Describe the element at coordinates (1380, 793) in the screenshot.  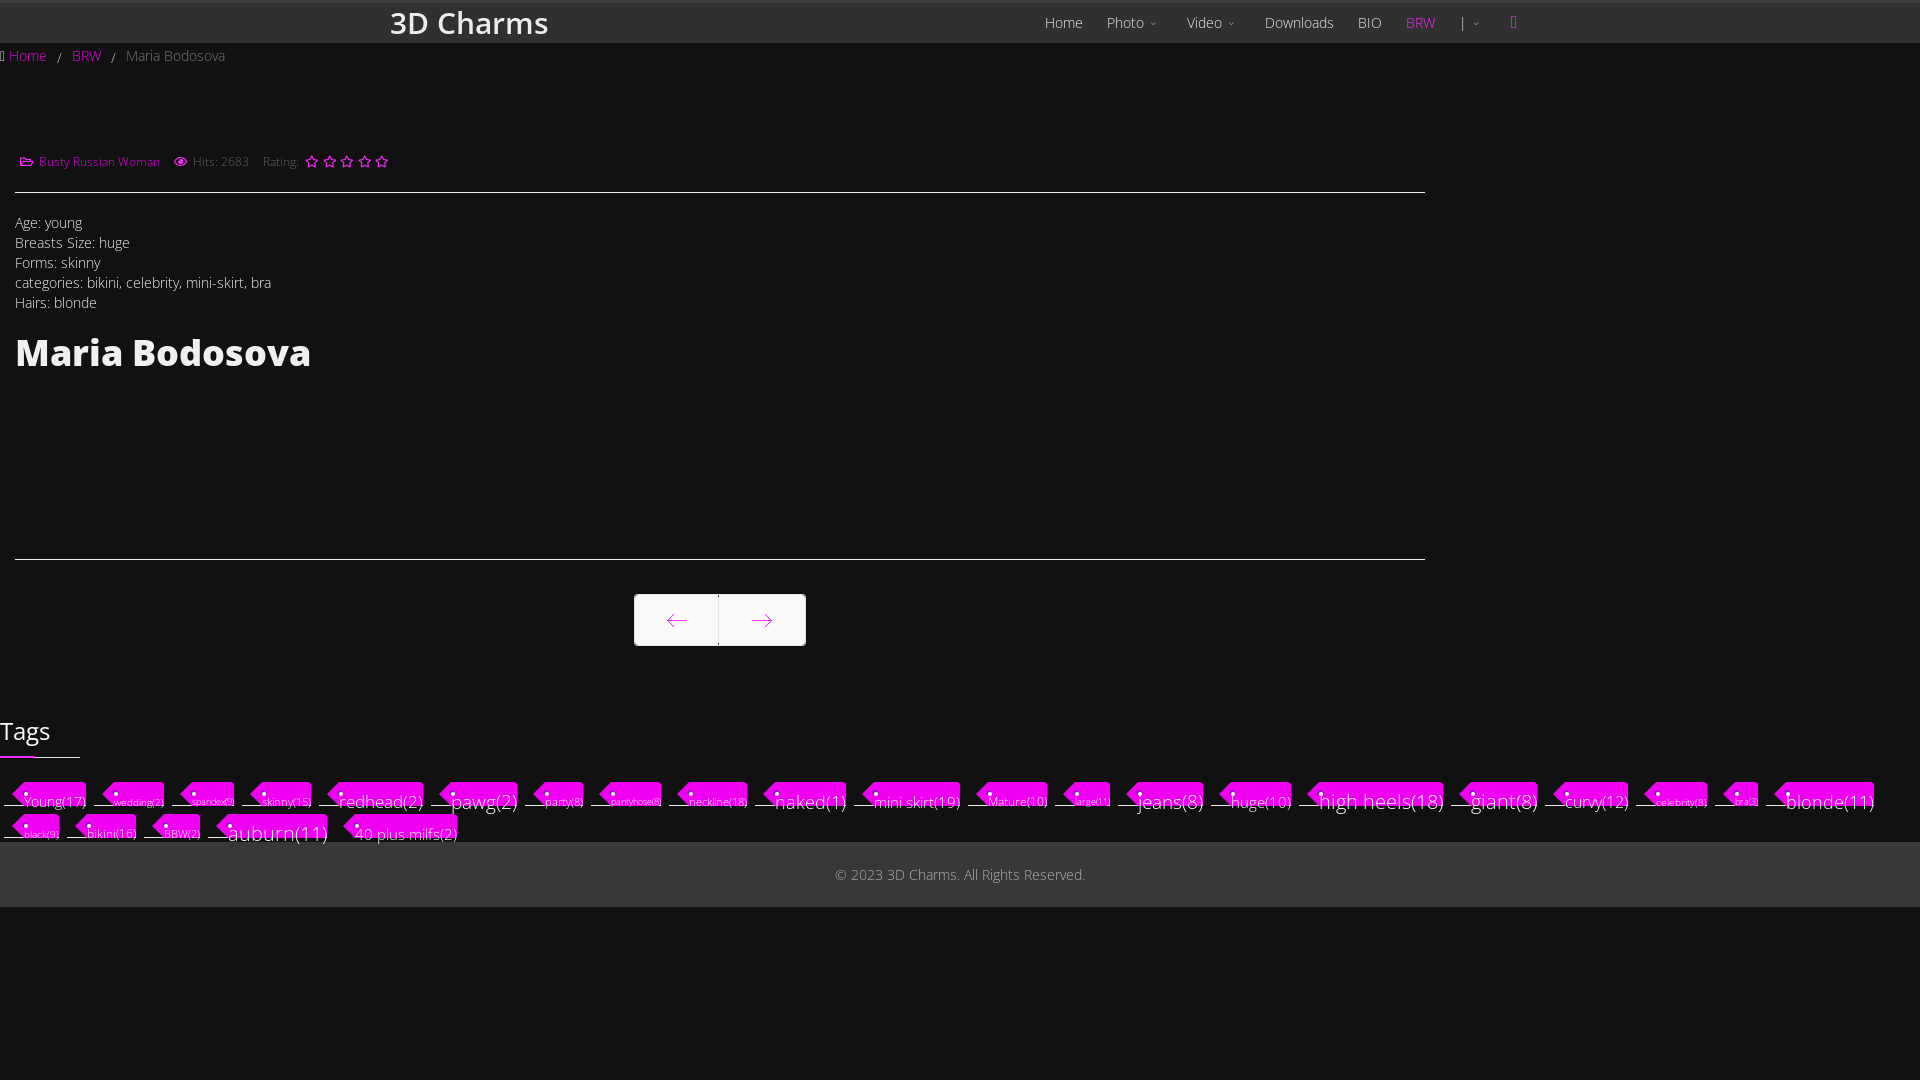
I see `'high heels(18)'` at that location.